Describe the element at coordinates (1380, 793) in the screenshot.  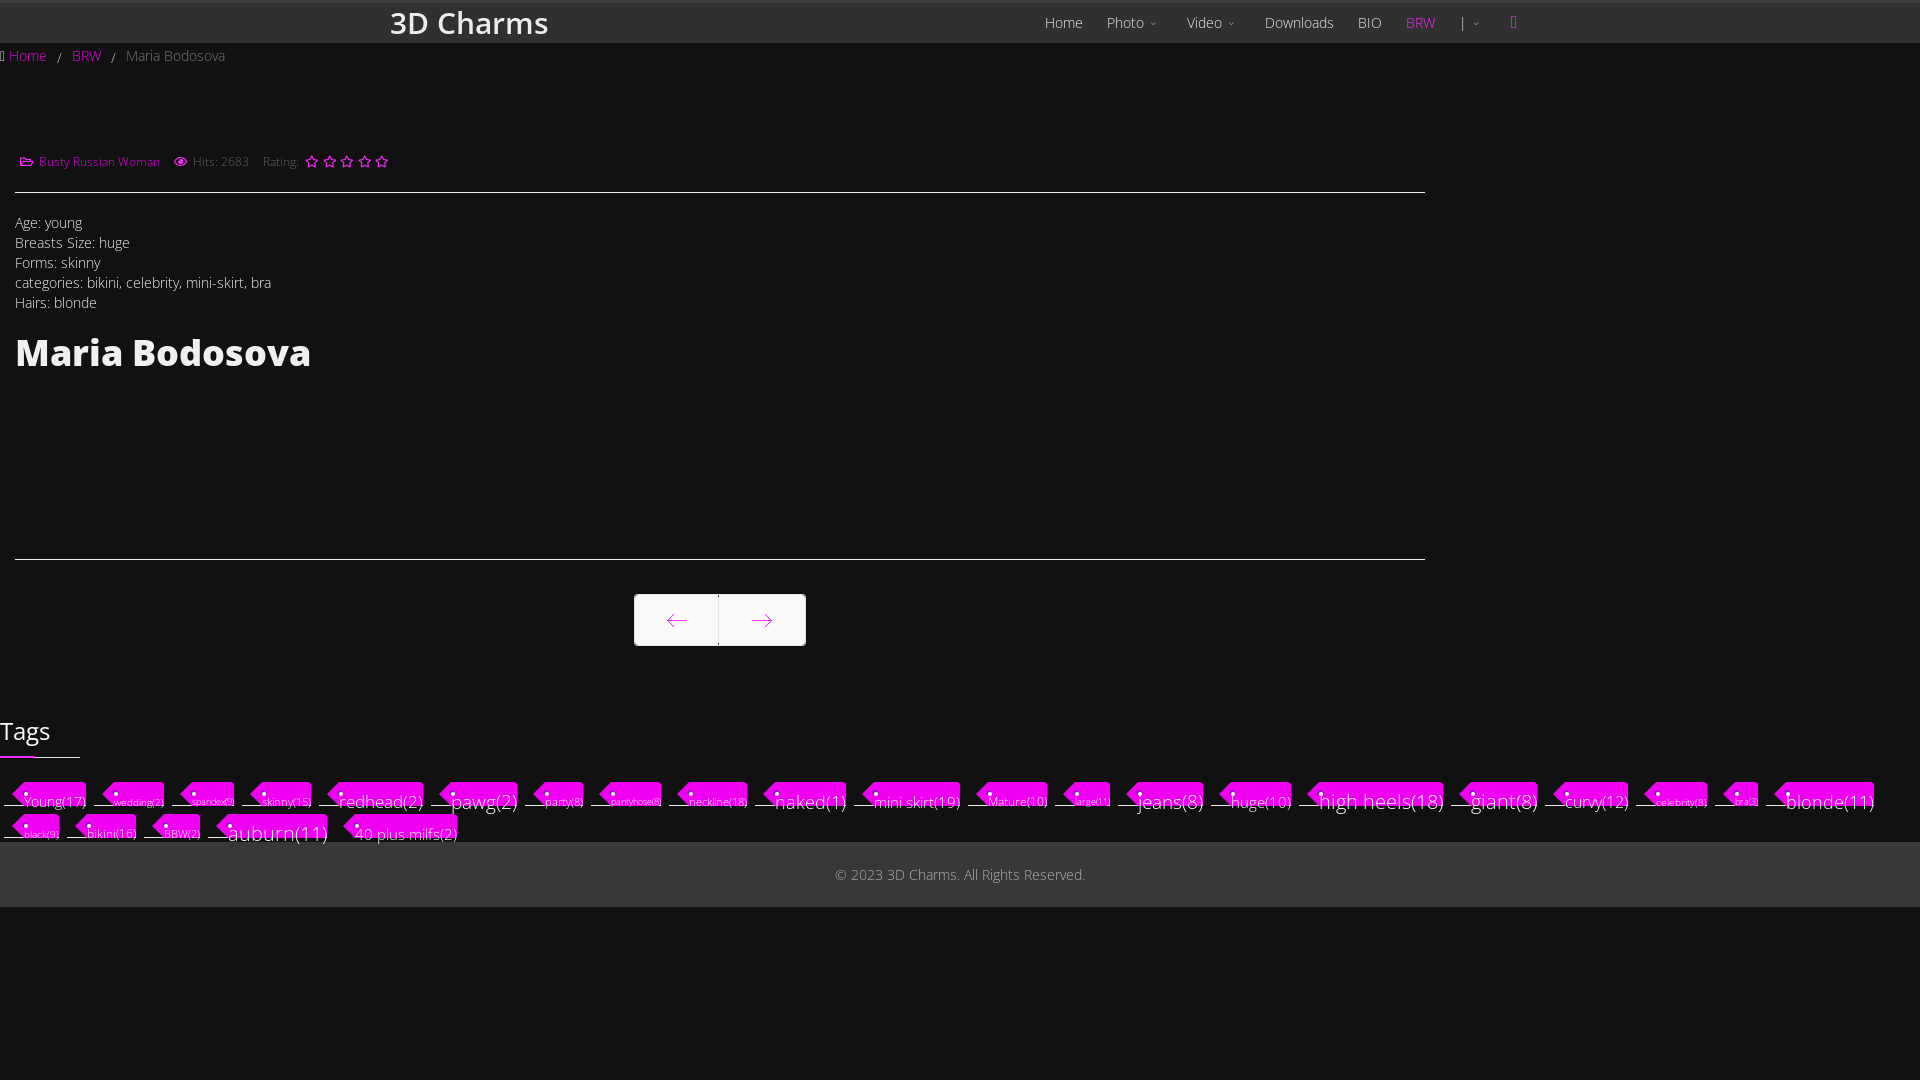
I see `'high heels(18)'` at that location.